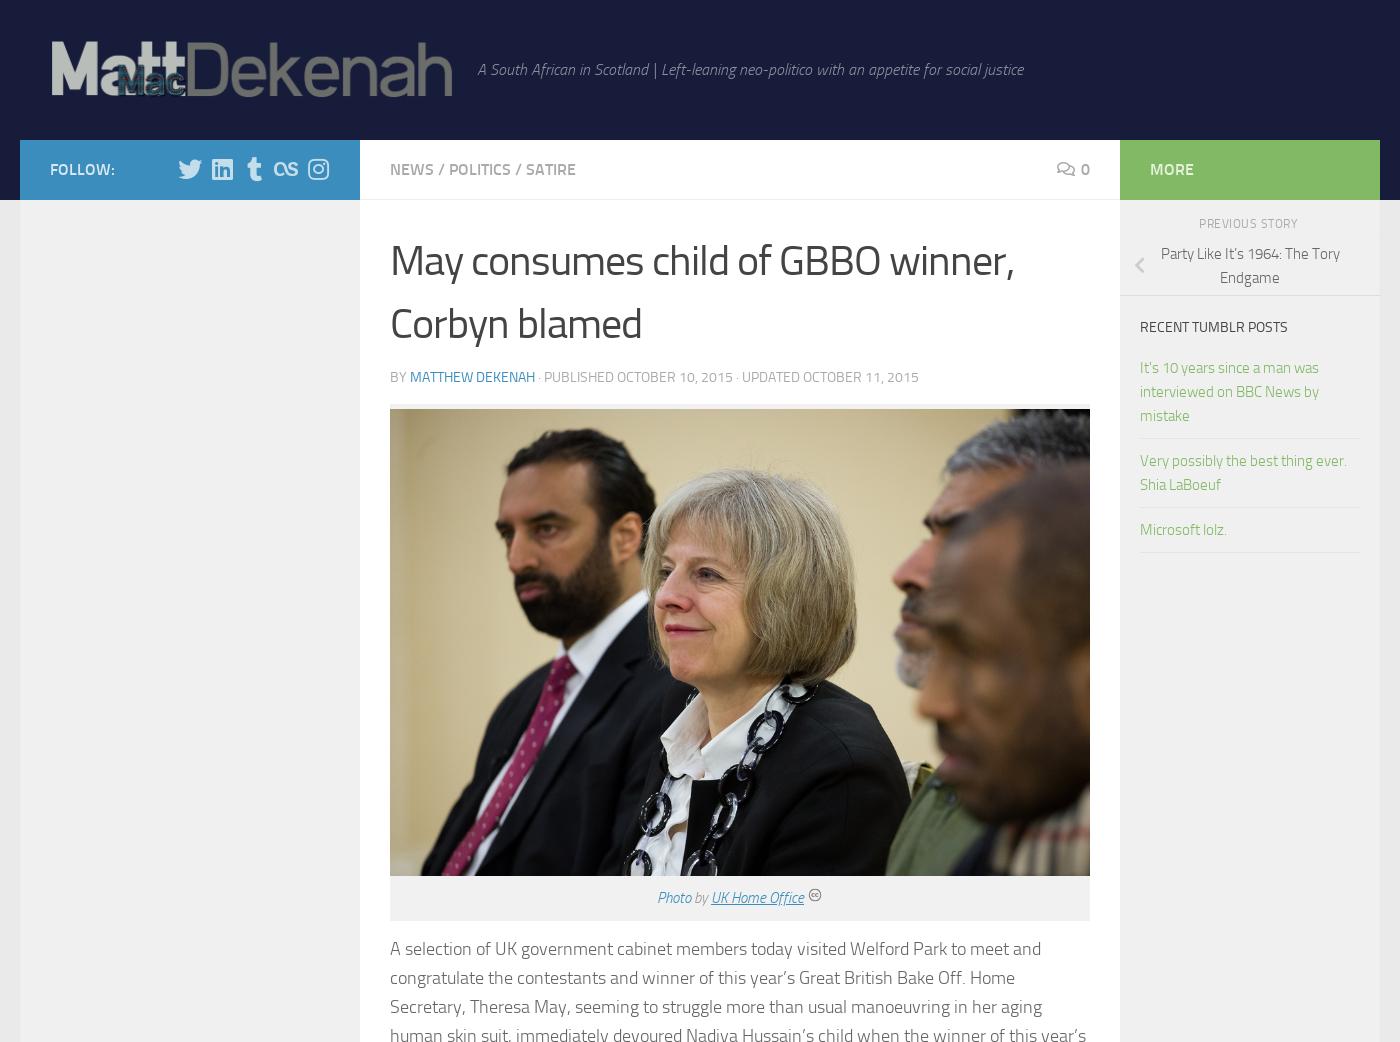  I want to click on 'Party Like It’s 1964: The Tory Endgame', so click(1249, 264).